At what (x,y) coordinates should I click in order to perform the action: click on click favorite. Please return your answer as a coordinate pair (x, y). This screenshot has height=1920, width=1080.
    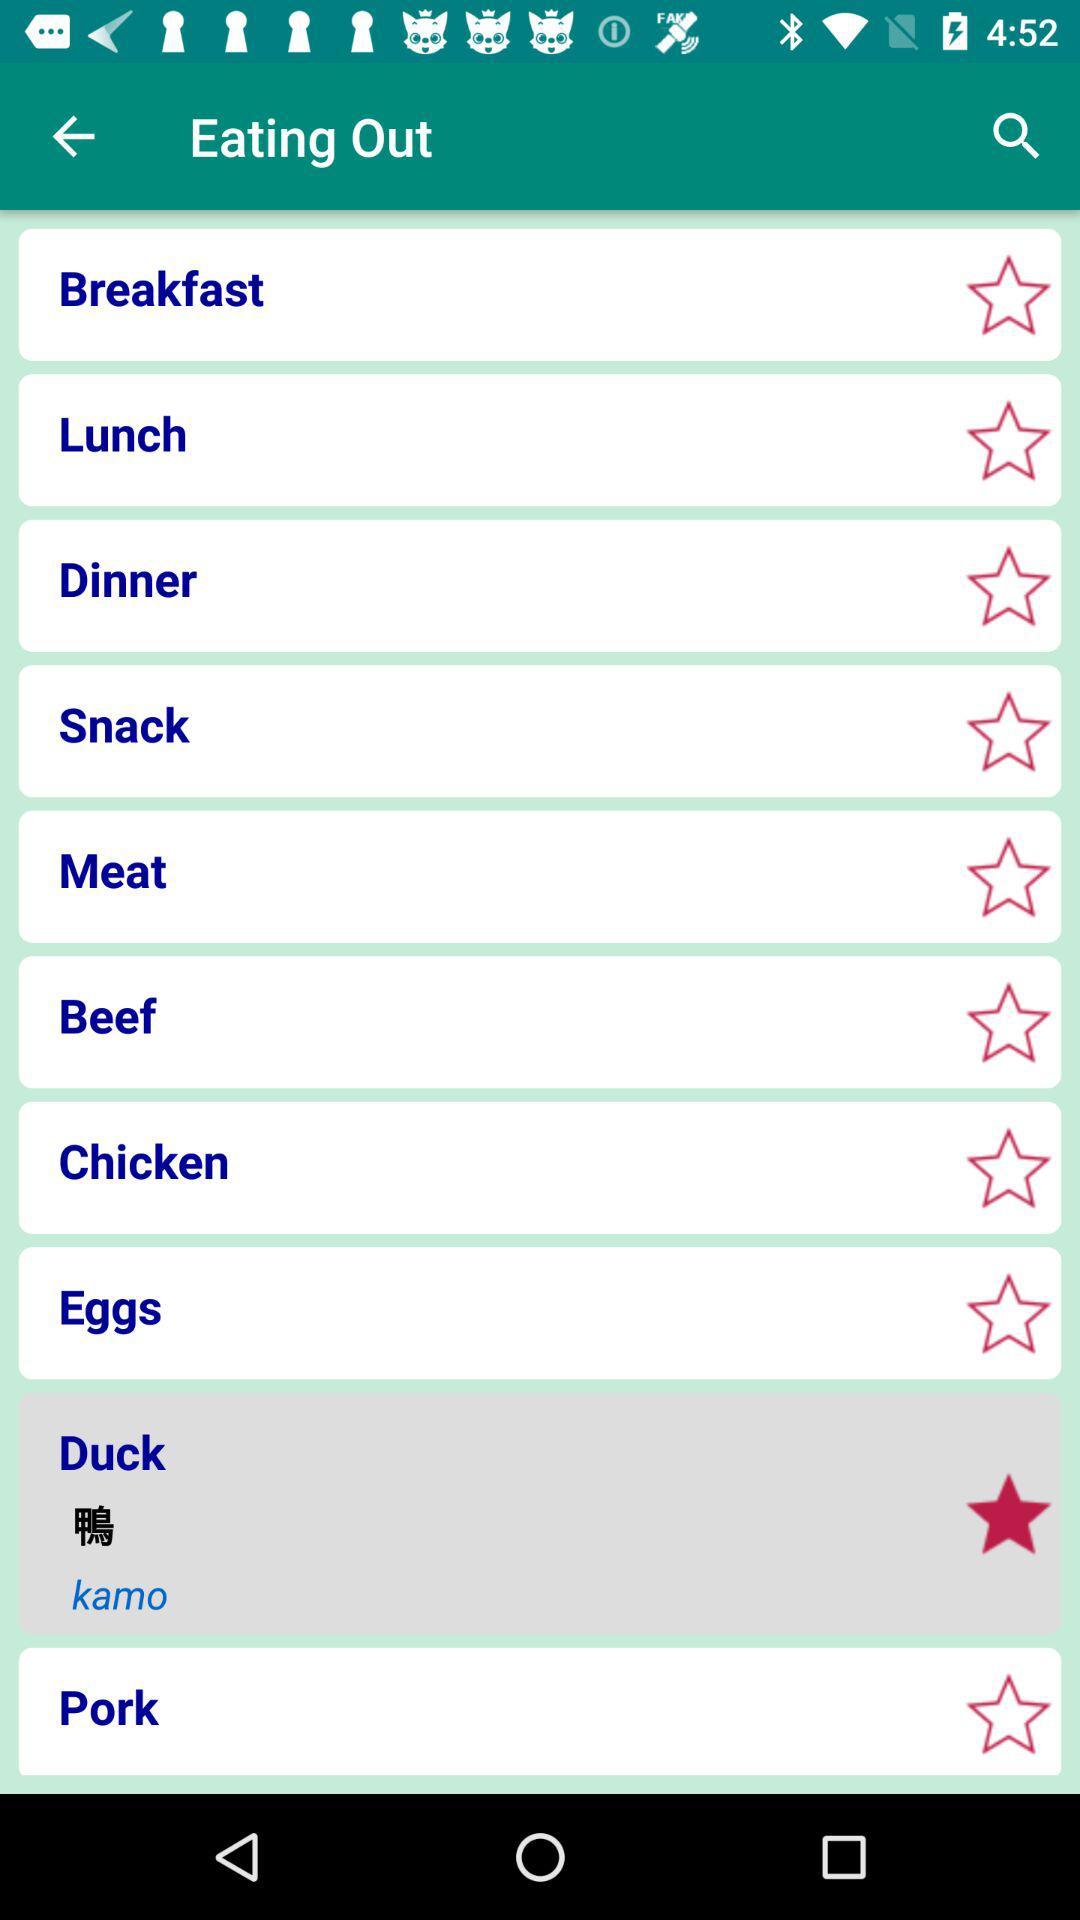
    Looking at the image, I should click on (1008, 1167).